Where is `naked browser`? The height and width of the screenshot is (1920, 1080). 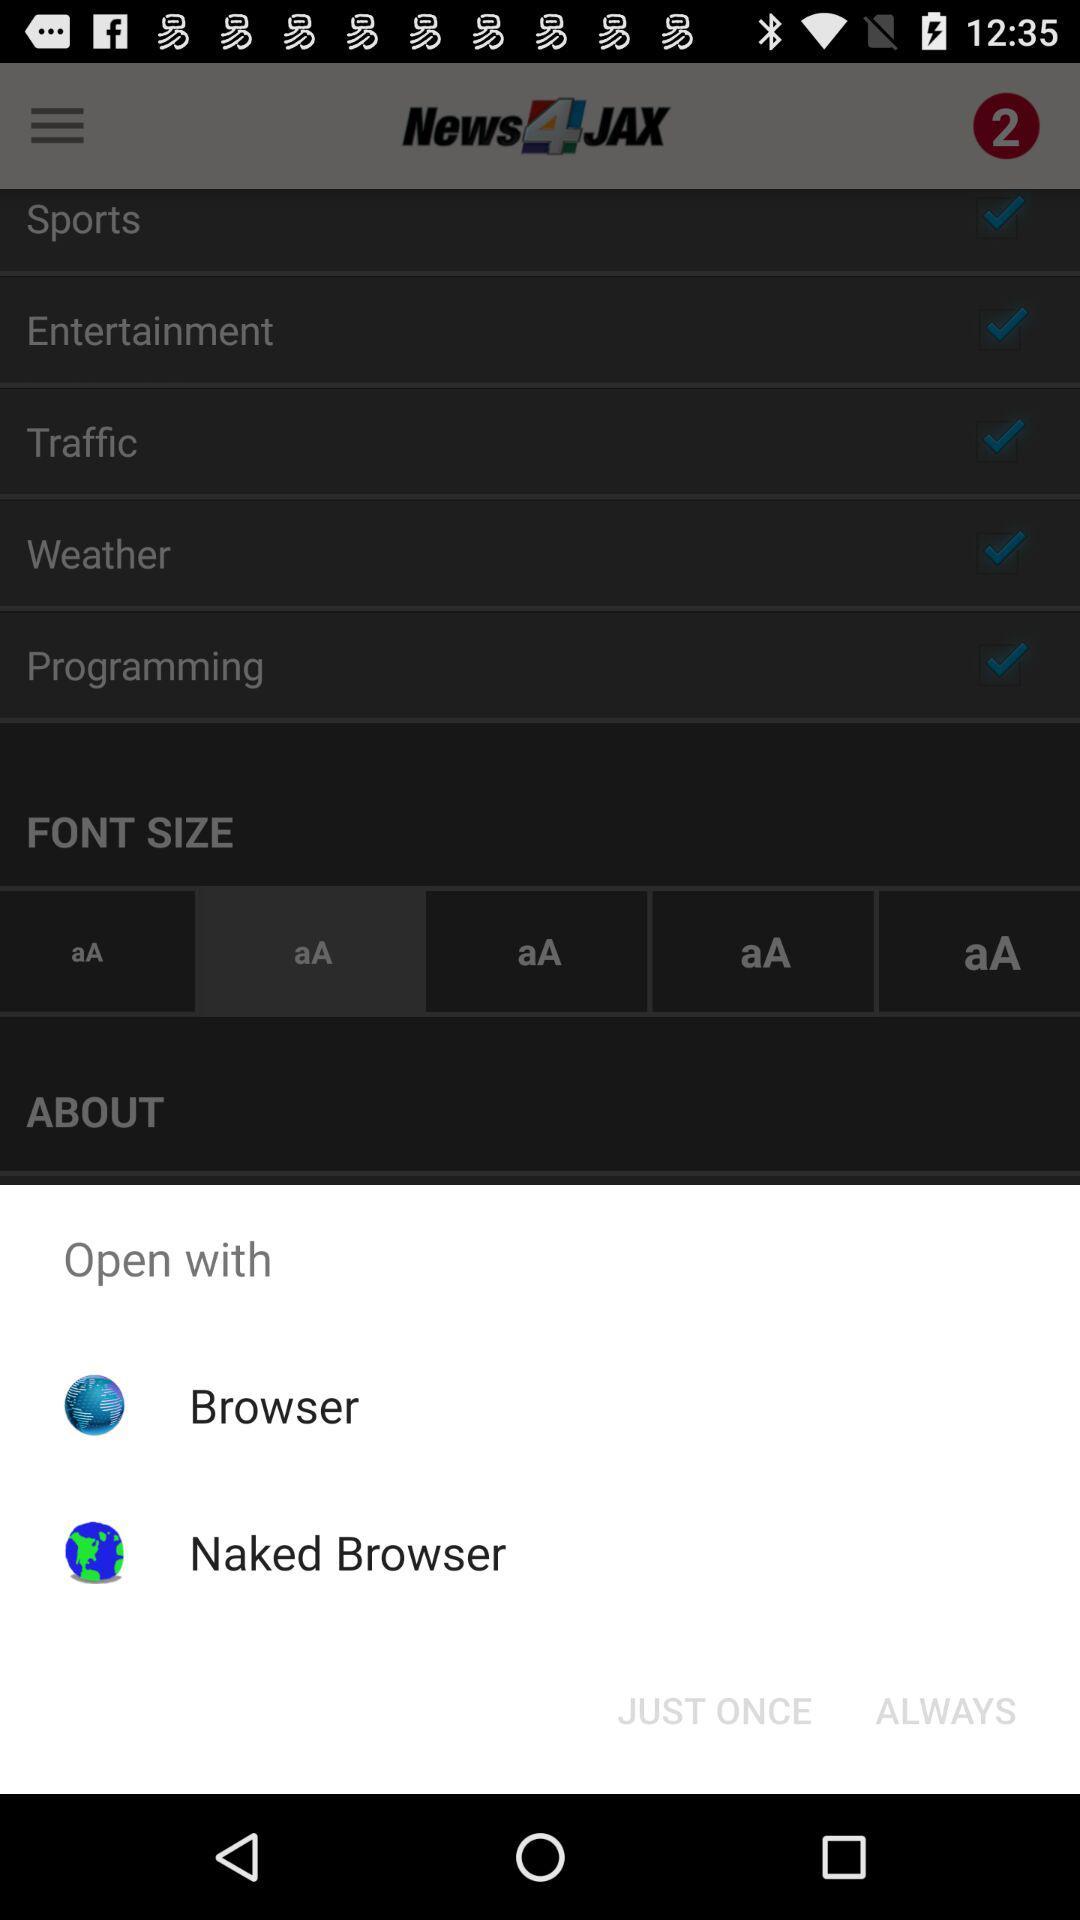 naked browser is located at coordinates (346, 1551).